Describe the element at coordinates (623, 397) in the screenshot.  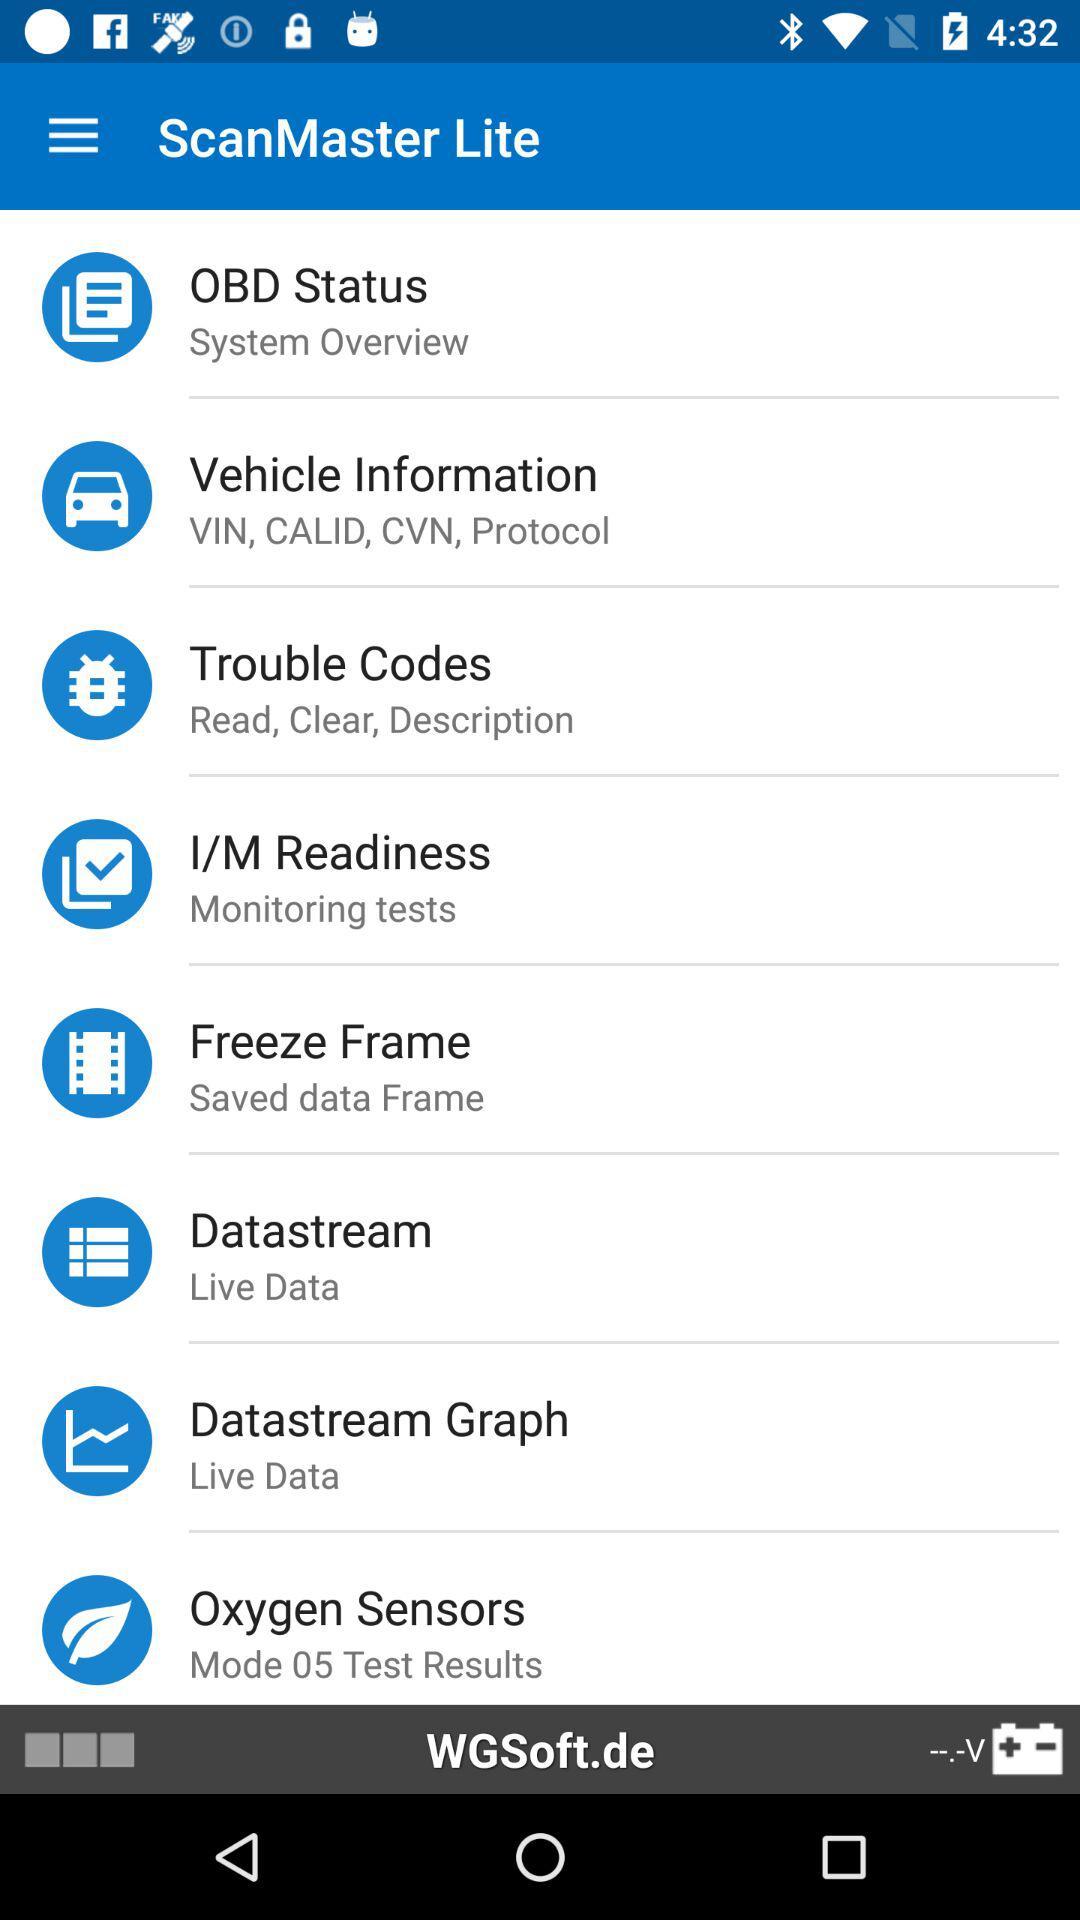
I see `icon above vehicle information` at that location.